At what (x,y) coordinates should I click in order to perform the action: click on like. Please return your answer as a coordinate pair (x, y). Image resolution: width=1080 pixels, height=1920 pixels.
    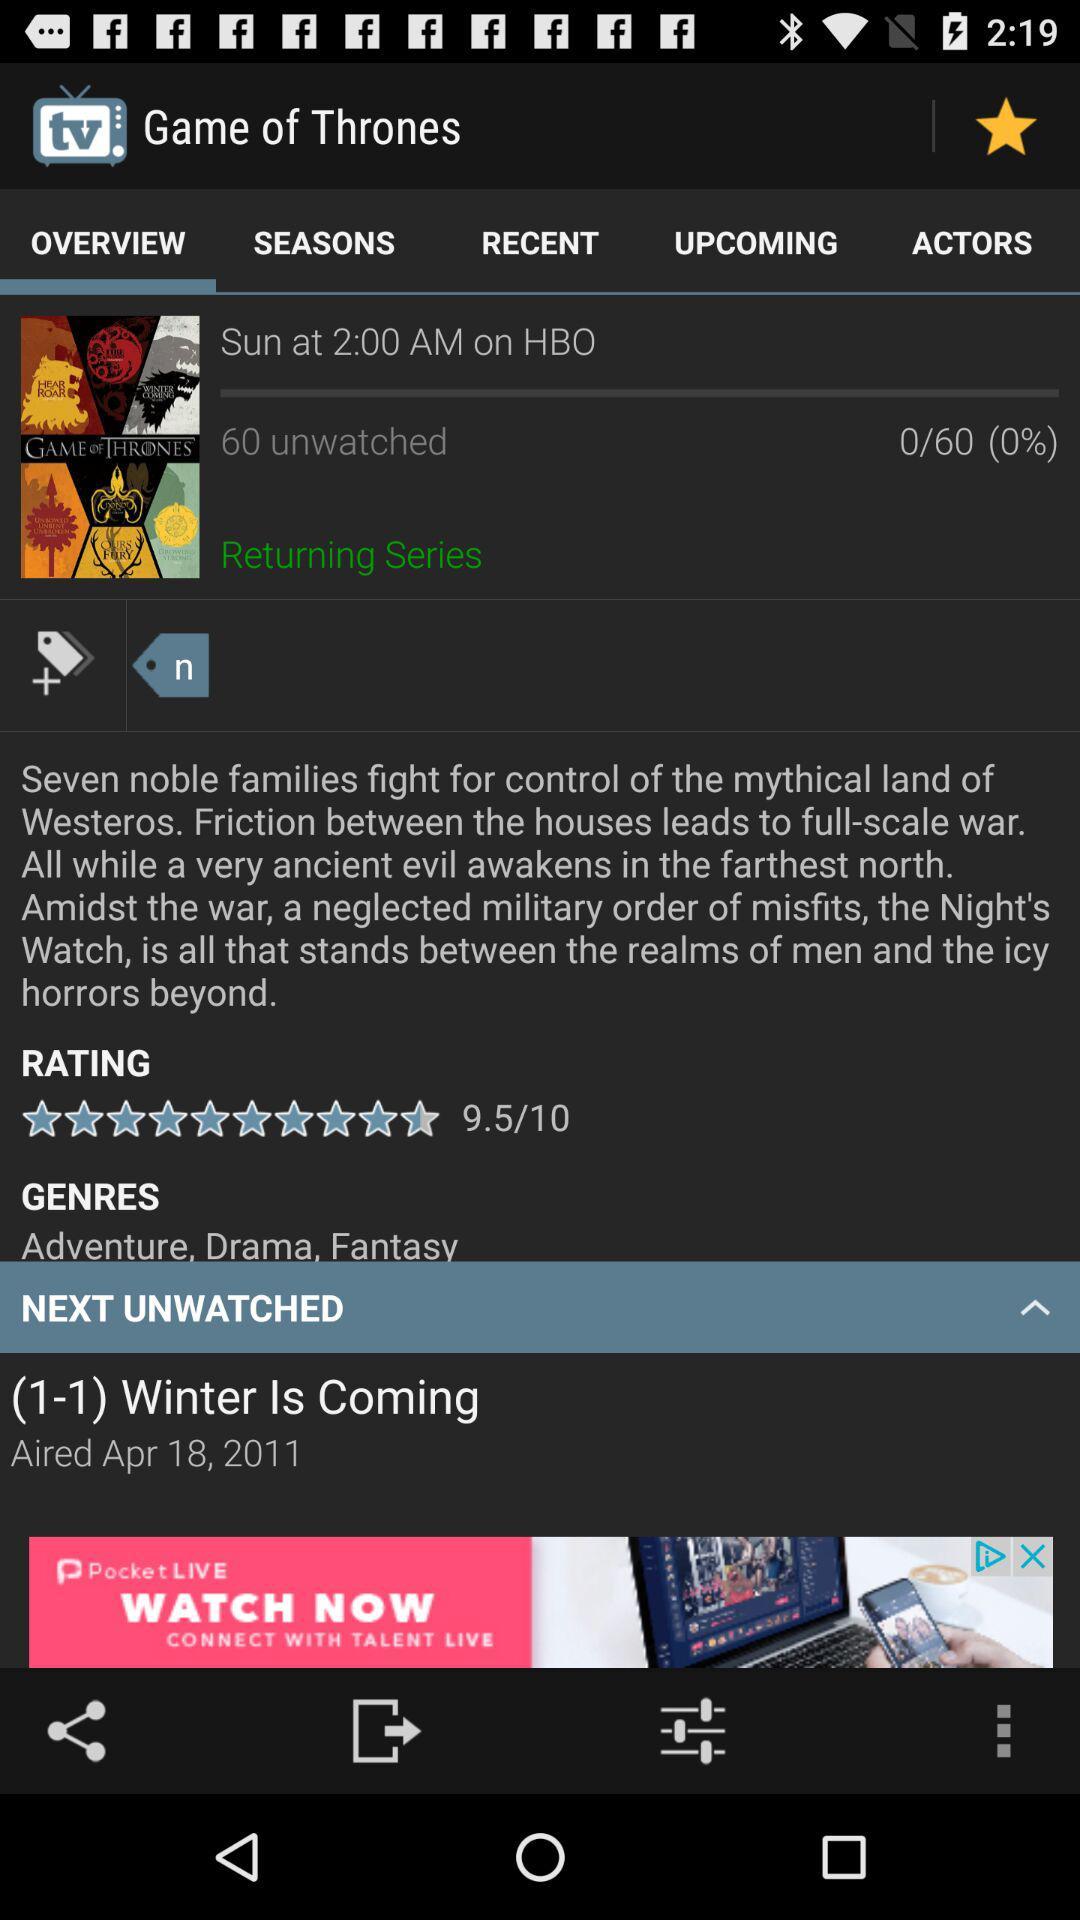
    Looking at the image, I should click on (1006, 124).